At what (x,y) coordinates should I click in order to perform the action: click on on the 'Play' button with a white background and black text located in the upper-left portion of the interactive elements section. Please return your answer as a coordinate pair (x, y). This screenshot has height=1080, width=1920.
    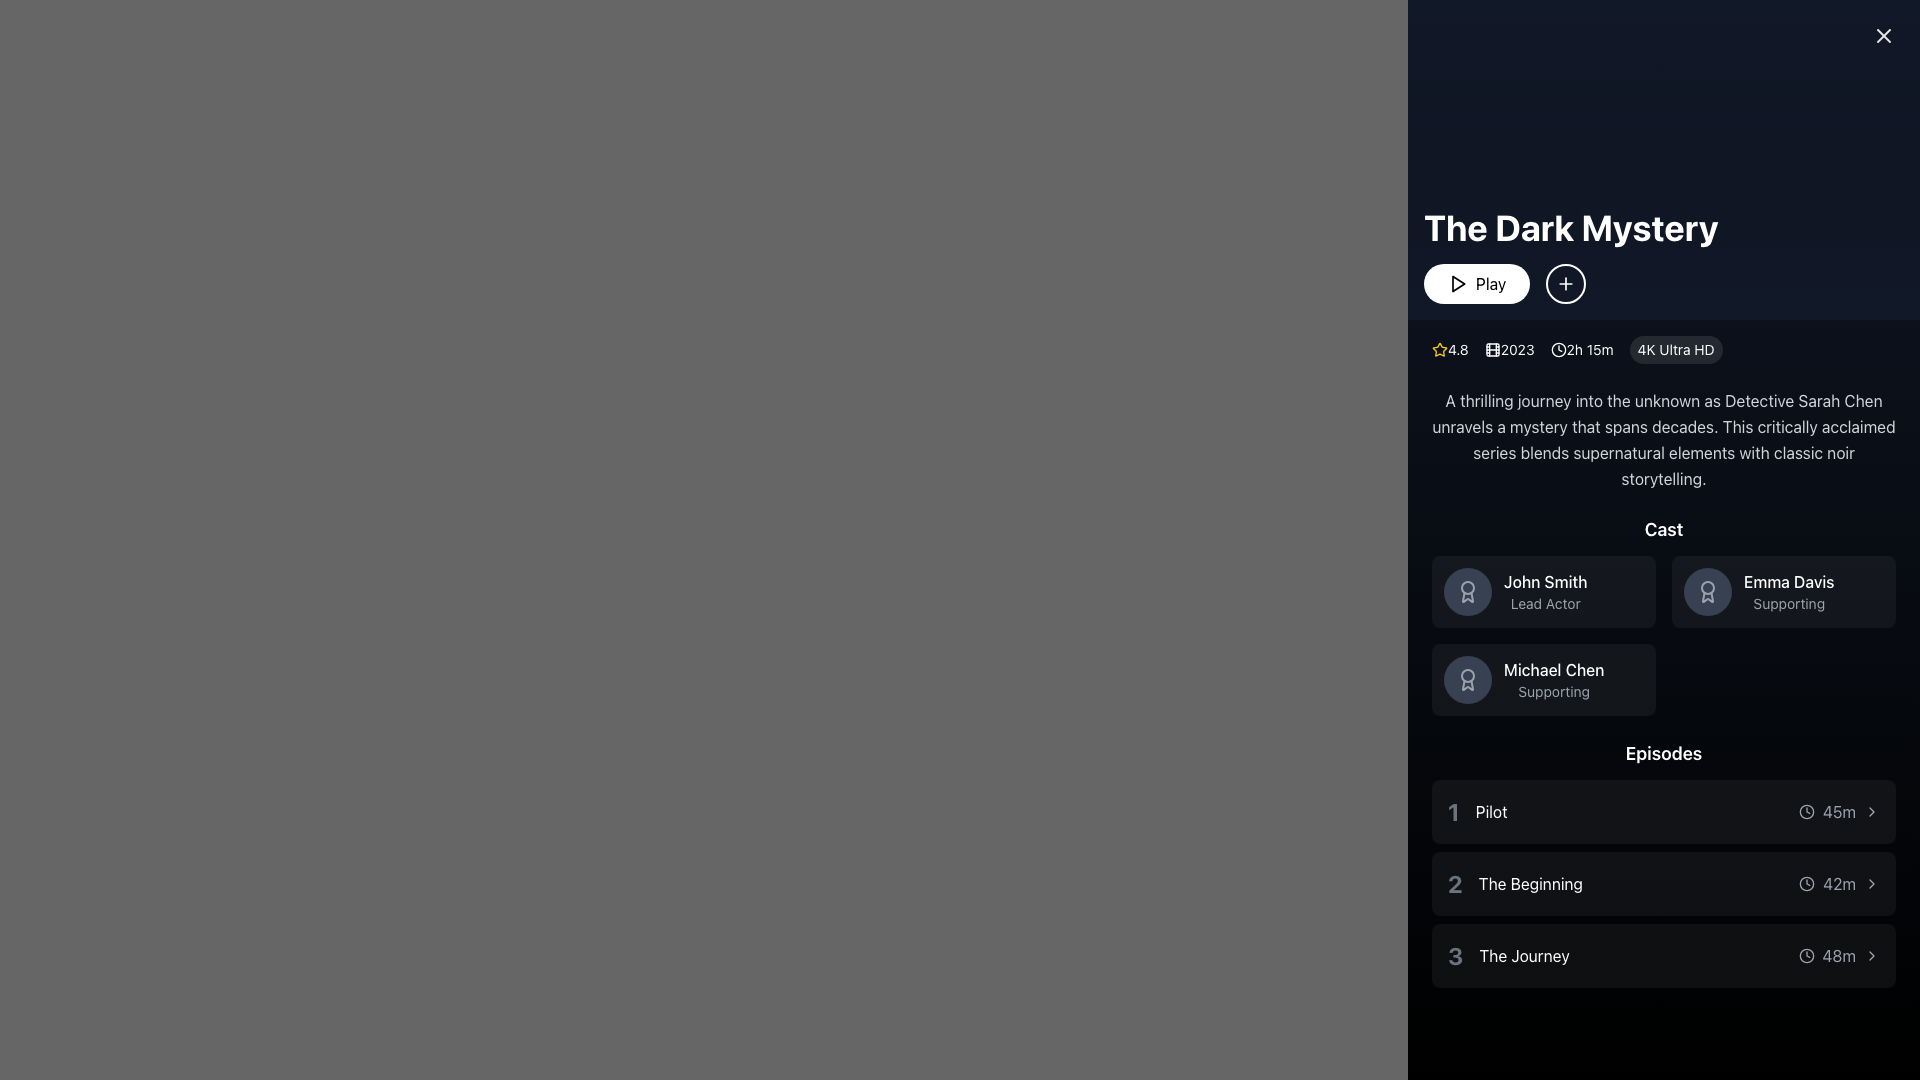
    Looking at the image, I should click on (1477, 284).